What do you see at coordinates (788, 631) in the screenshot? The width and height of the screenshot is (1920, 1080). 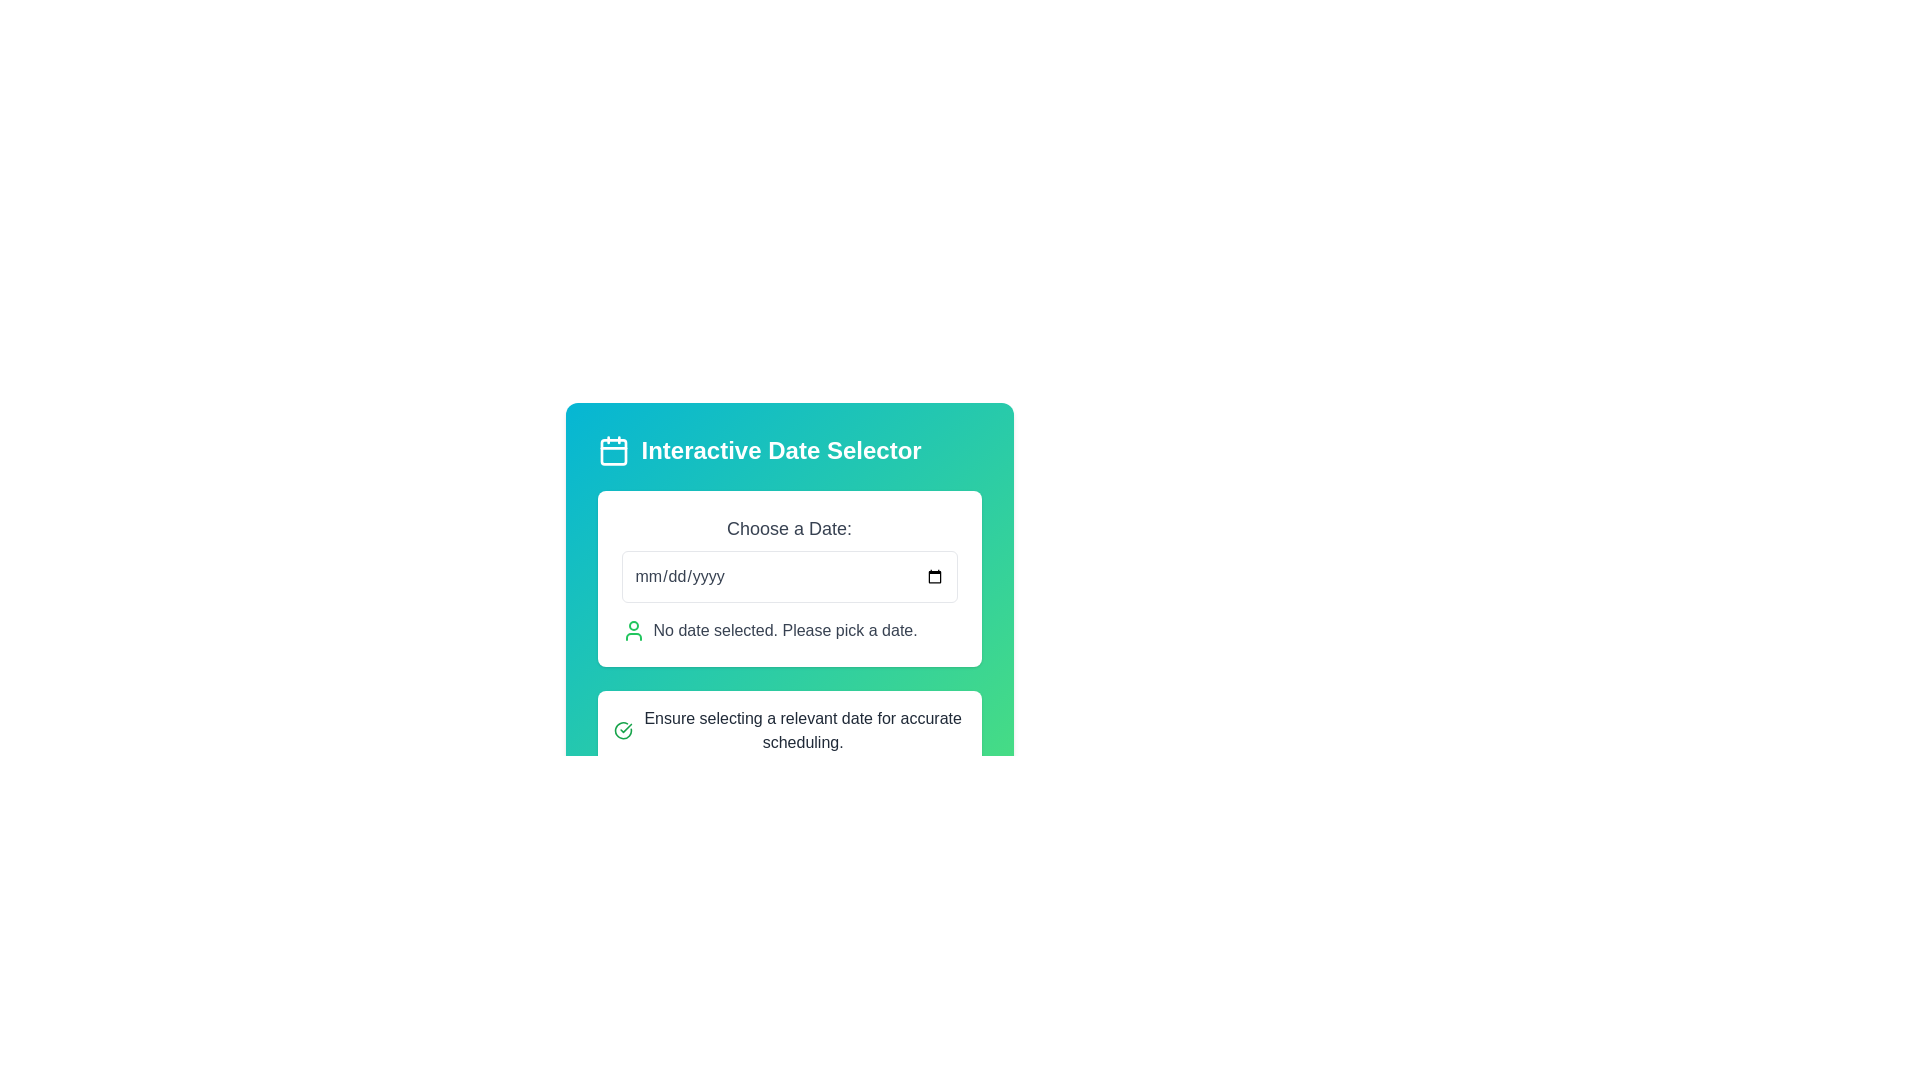 I see `the text block that states 'No date selected. Please pick a date.' which is styled with green text and has a user icon to its left` at bounding box center [788, 631].